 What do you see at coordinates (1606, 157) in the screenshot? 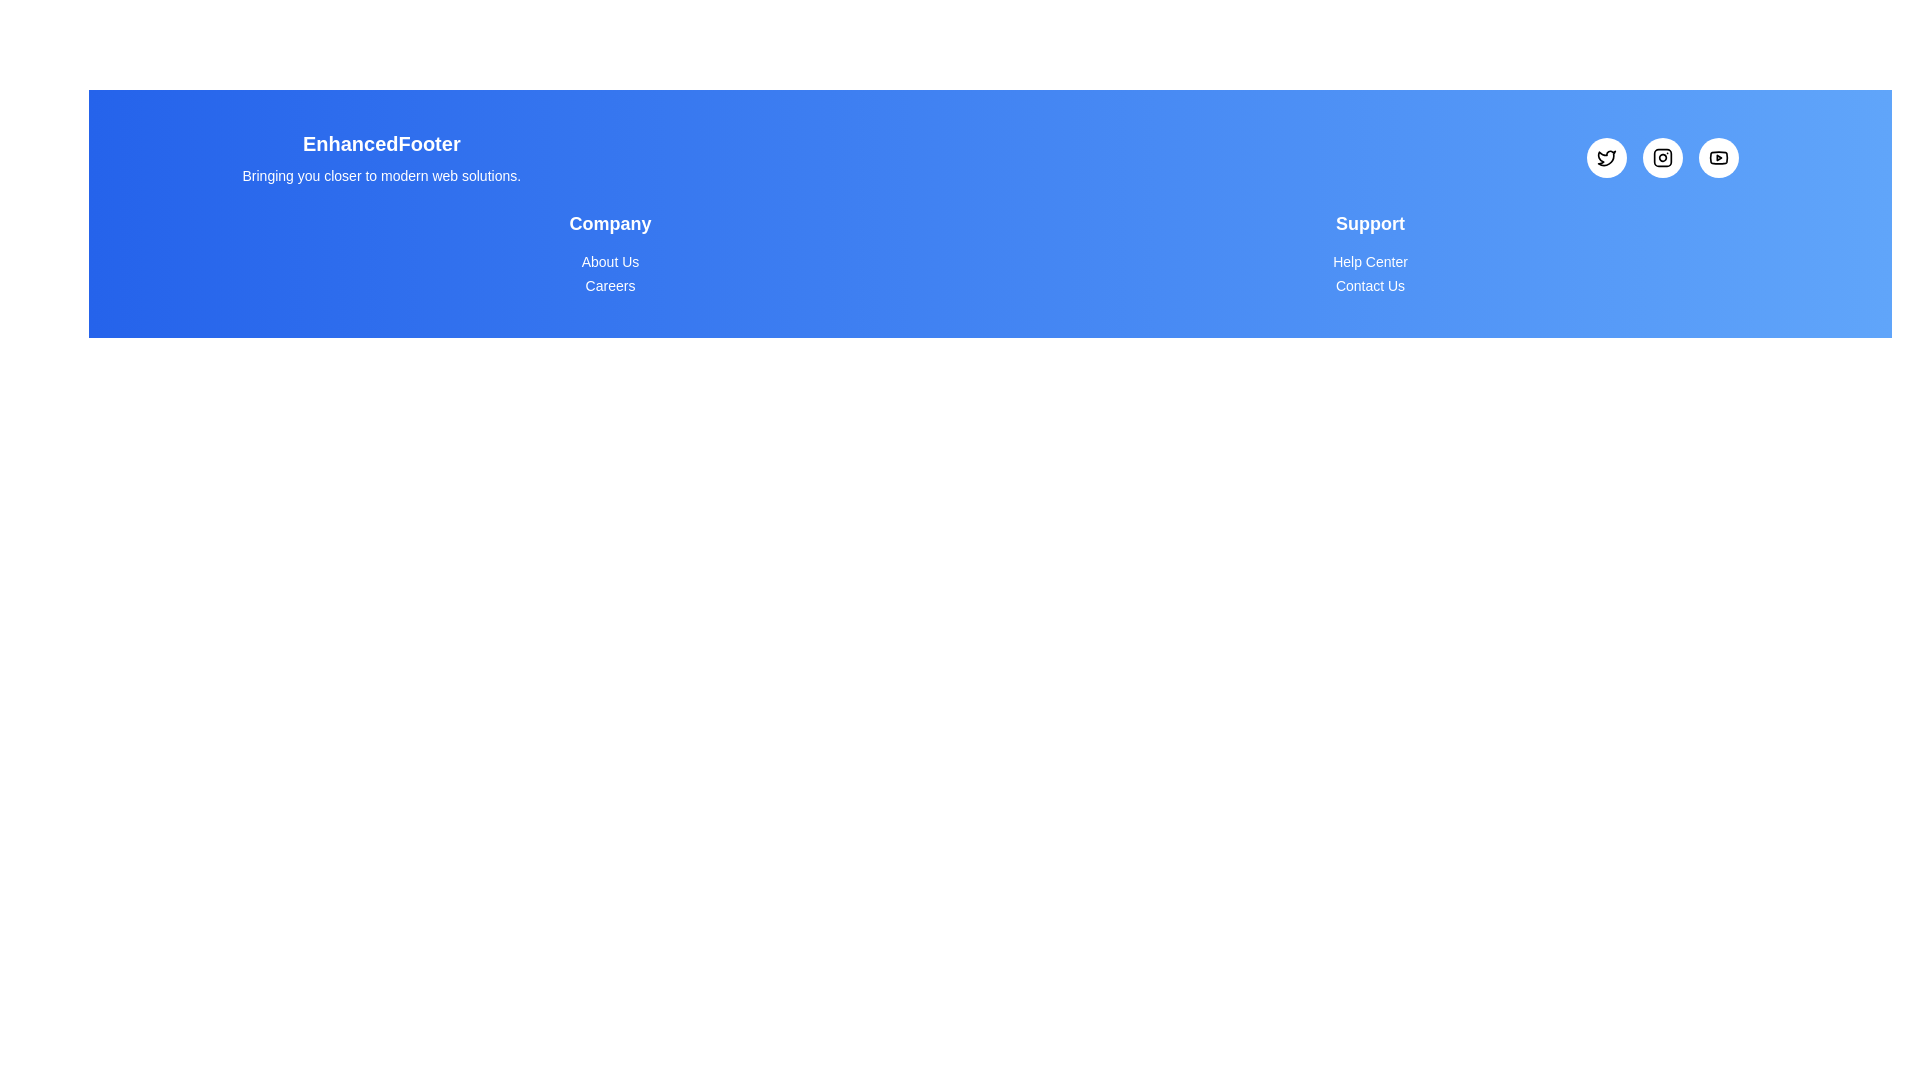
I see `the Twitter icon button located on the right side of the footer section` at bounding box center [1606, 157].